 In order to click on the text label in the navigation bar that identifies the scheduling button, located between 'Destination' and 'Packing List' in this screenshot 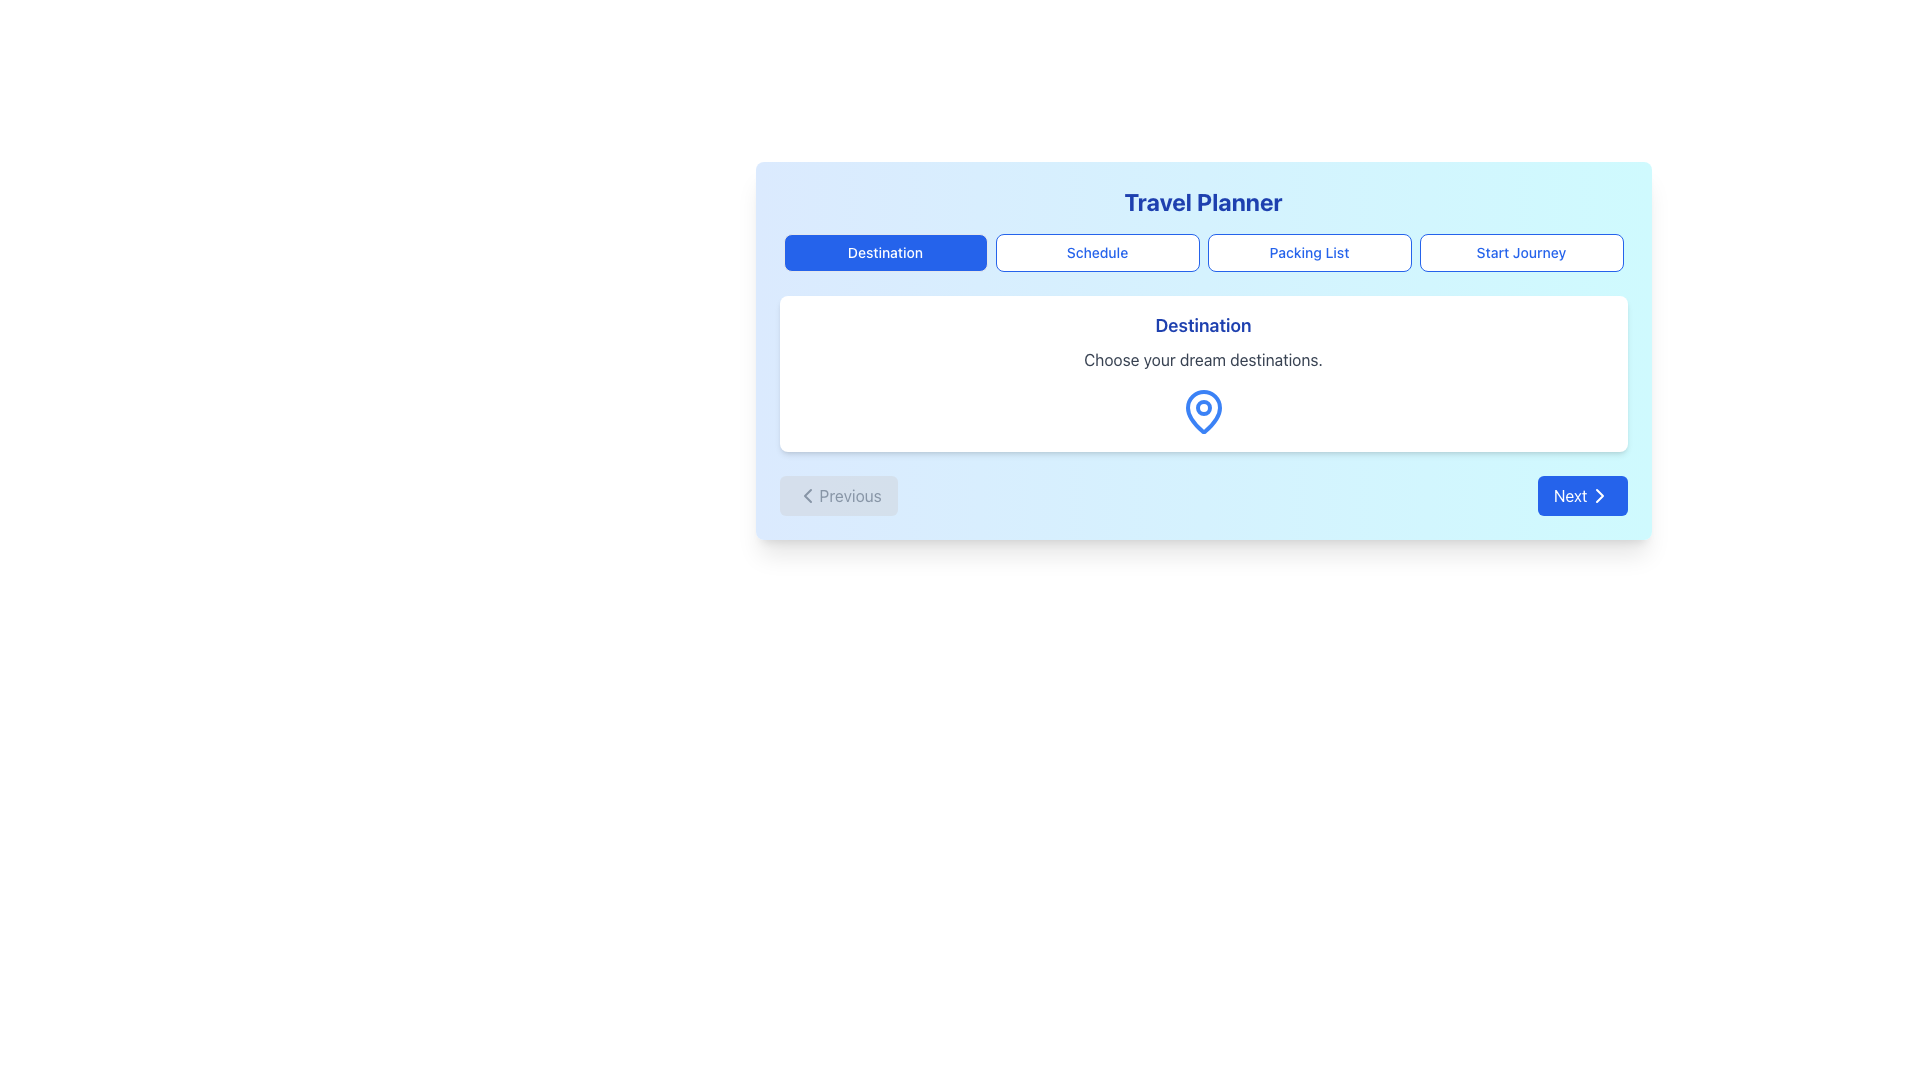, I will do `click(1096, 252)`.